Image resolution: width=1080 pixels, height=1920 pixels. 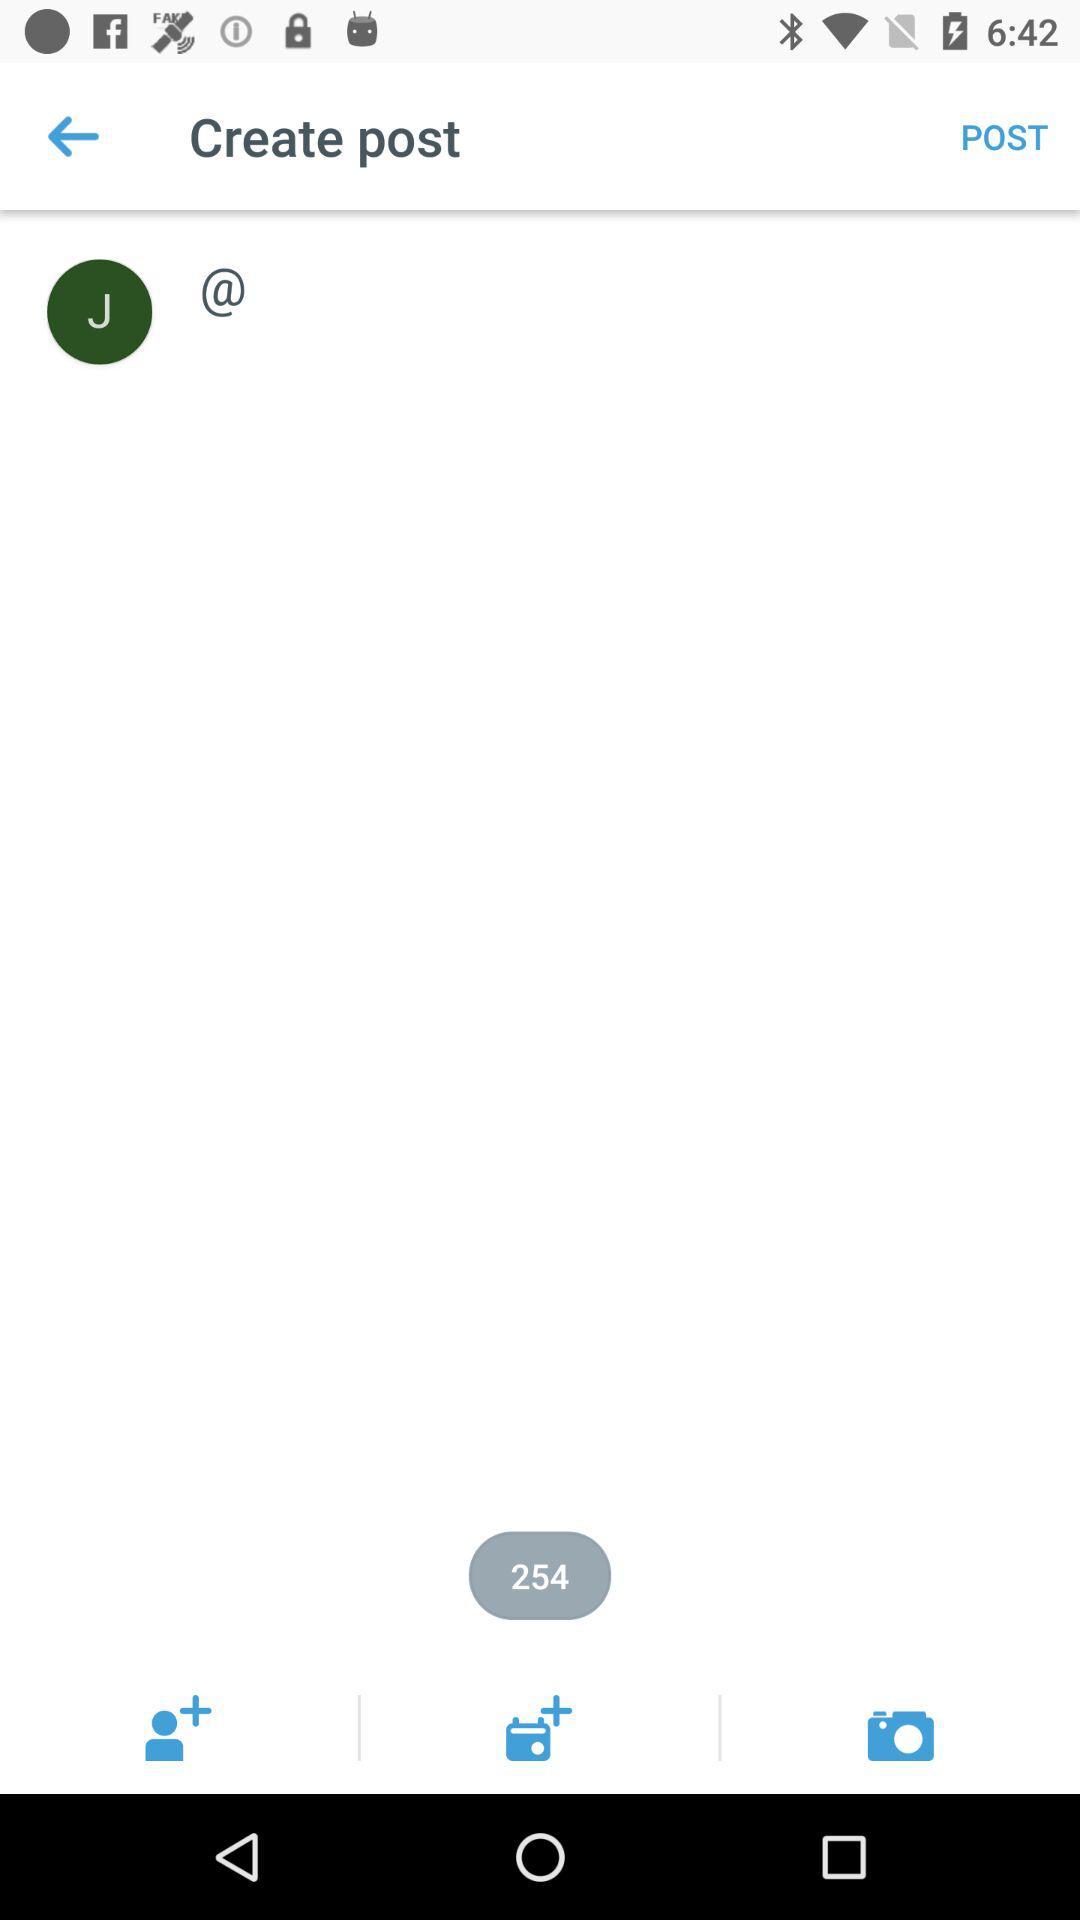 I want to click on the icon to the left of the create post item, so click(x=72, y=135).